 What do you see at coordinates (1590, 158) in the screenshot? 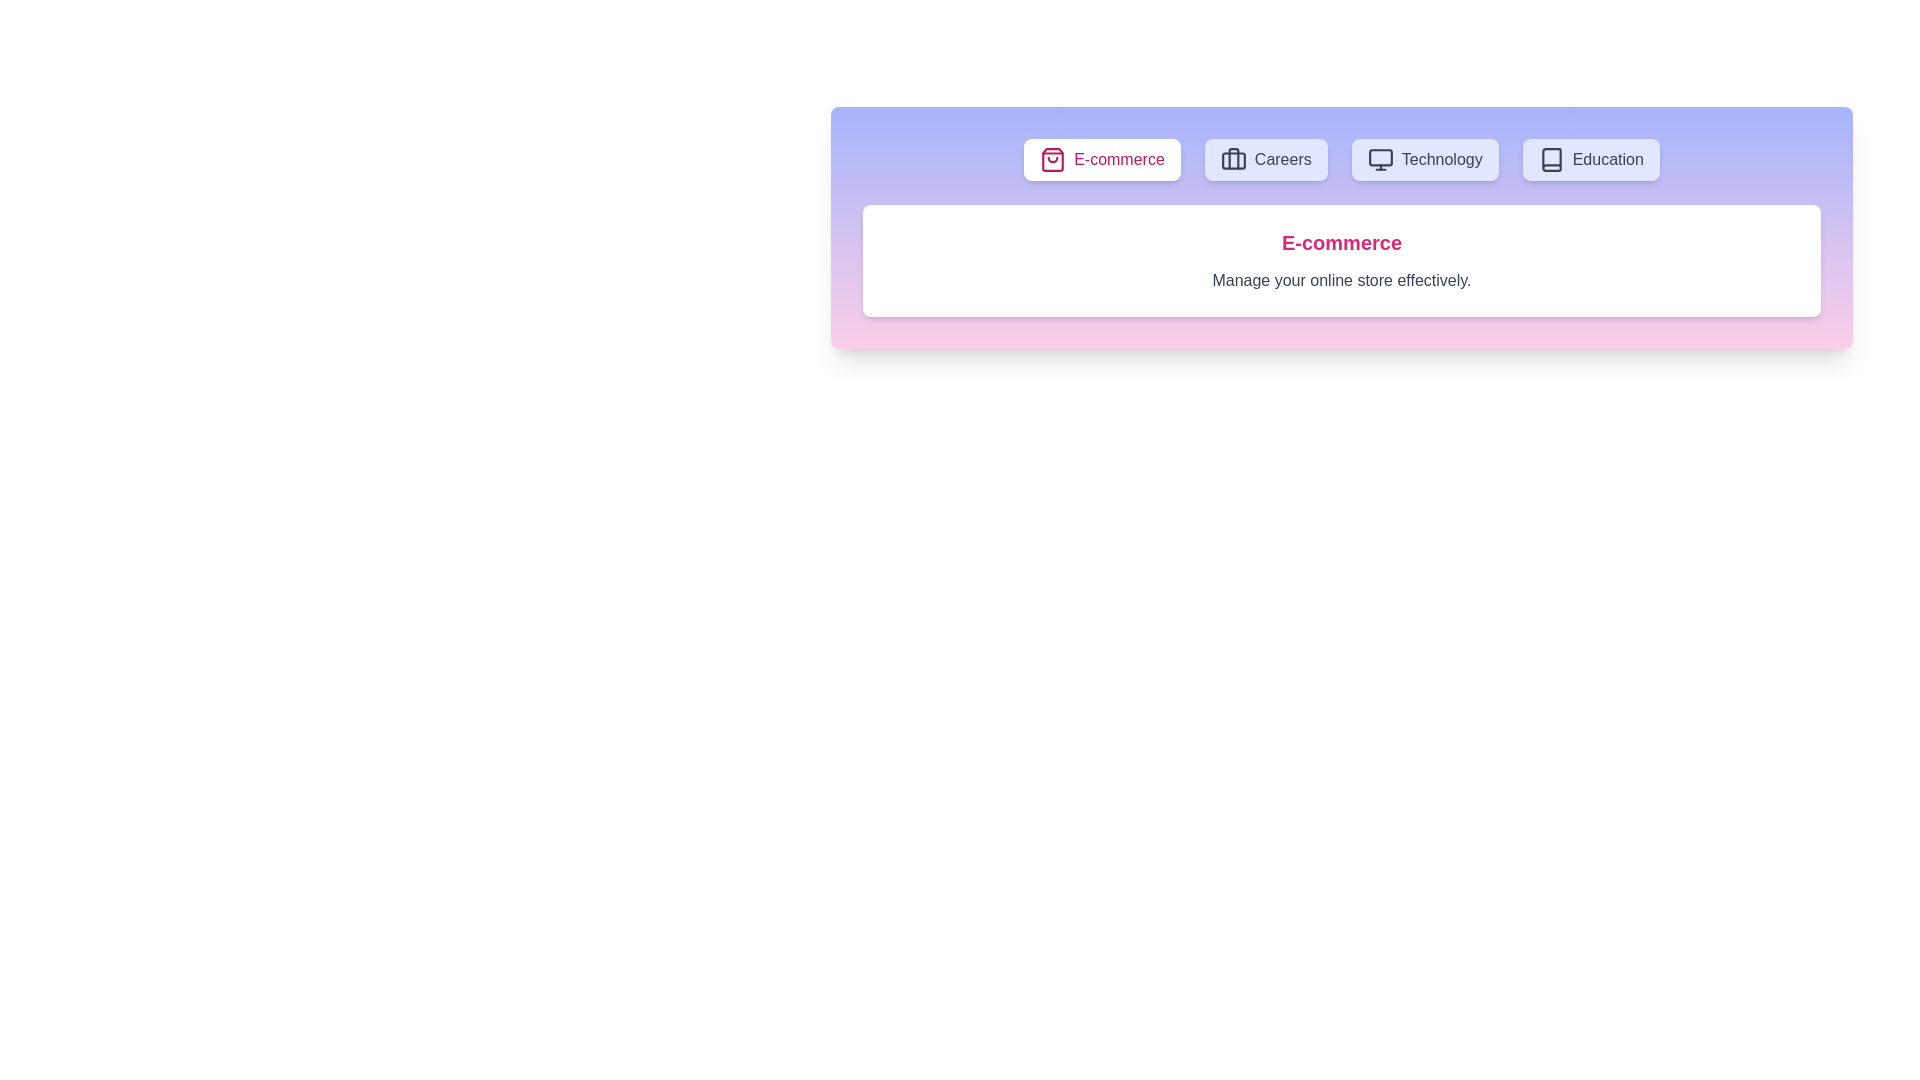
I see `the tab labeled Education to see its hover effect` at bounding box center [1590, 158].